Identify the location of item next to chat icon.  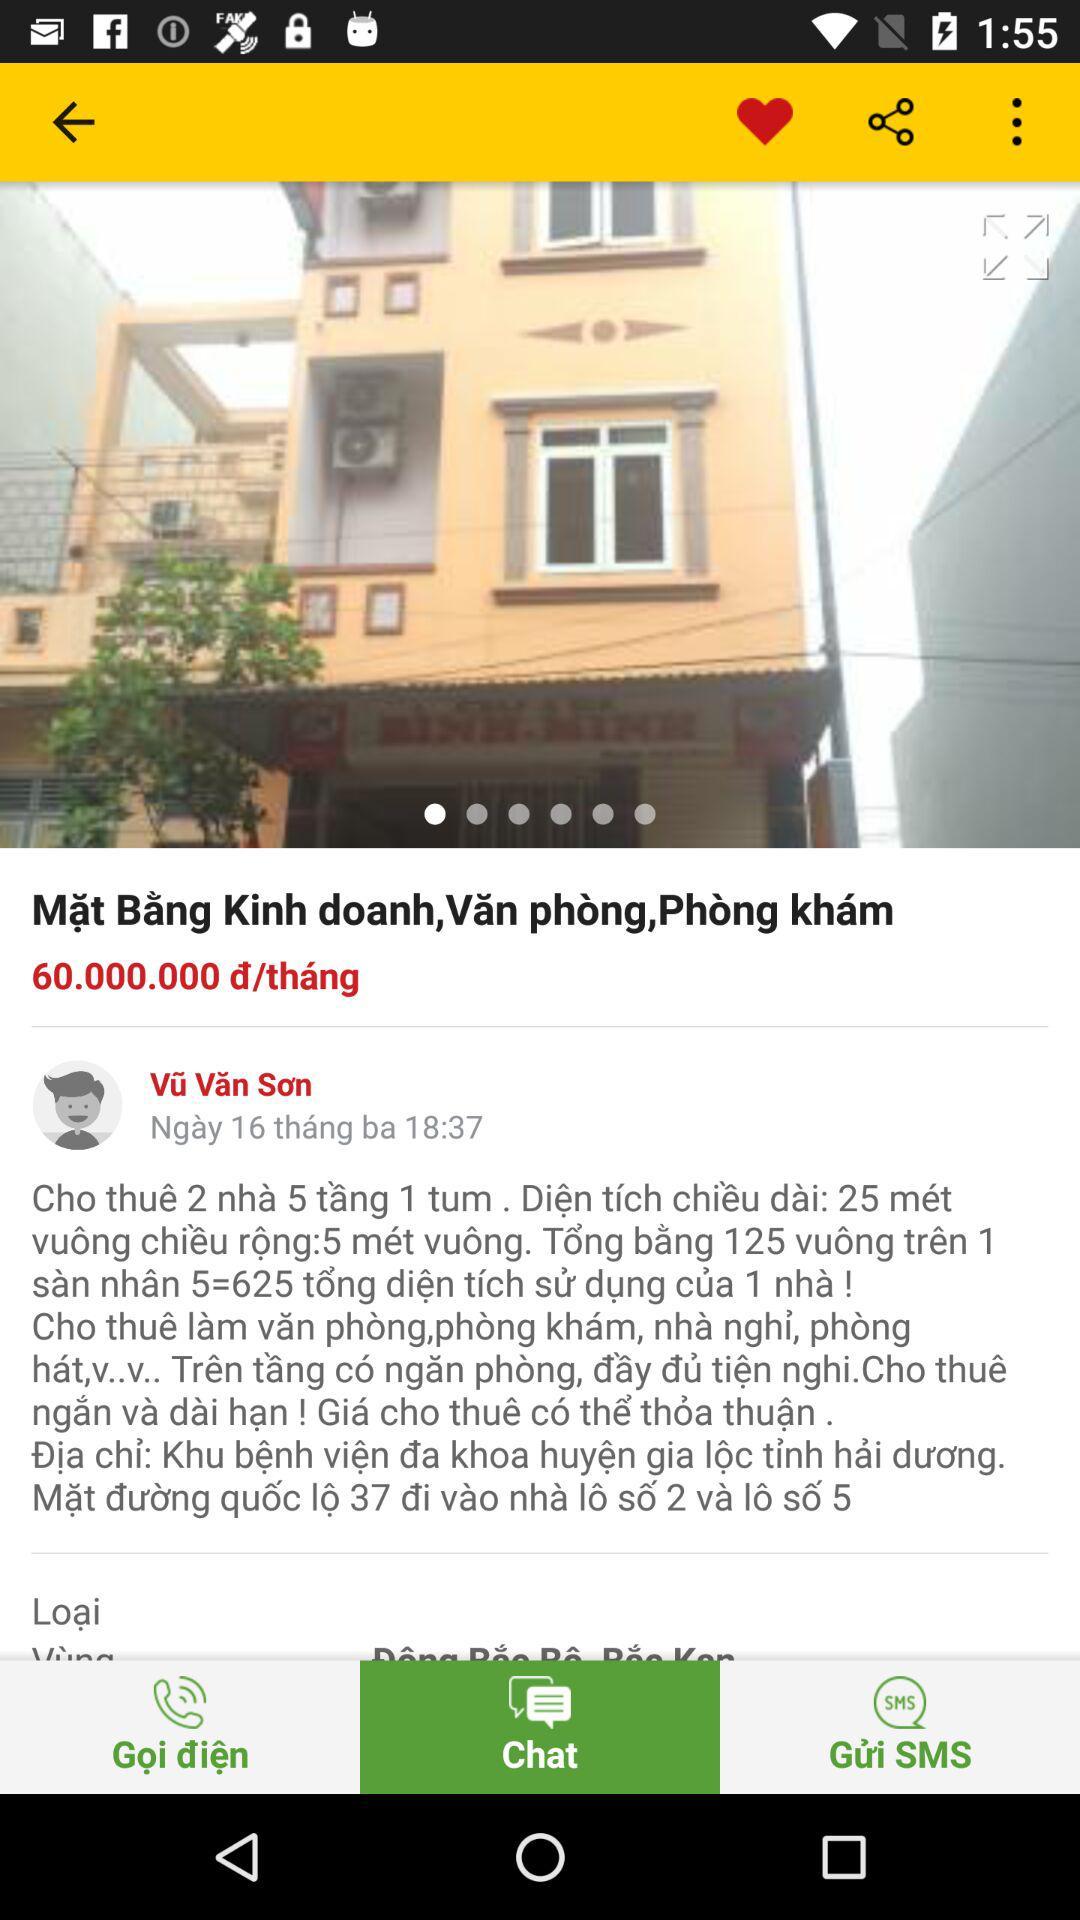
(898, 1726).